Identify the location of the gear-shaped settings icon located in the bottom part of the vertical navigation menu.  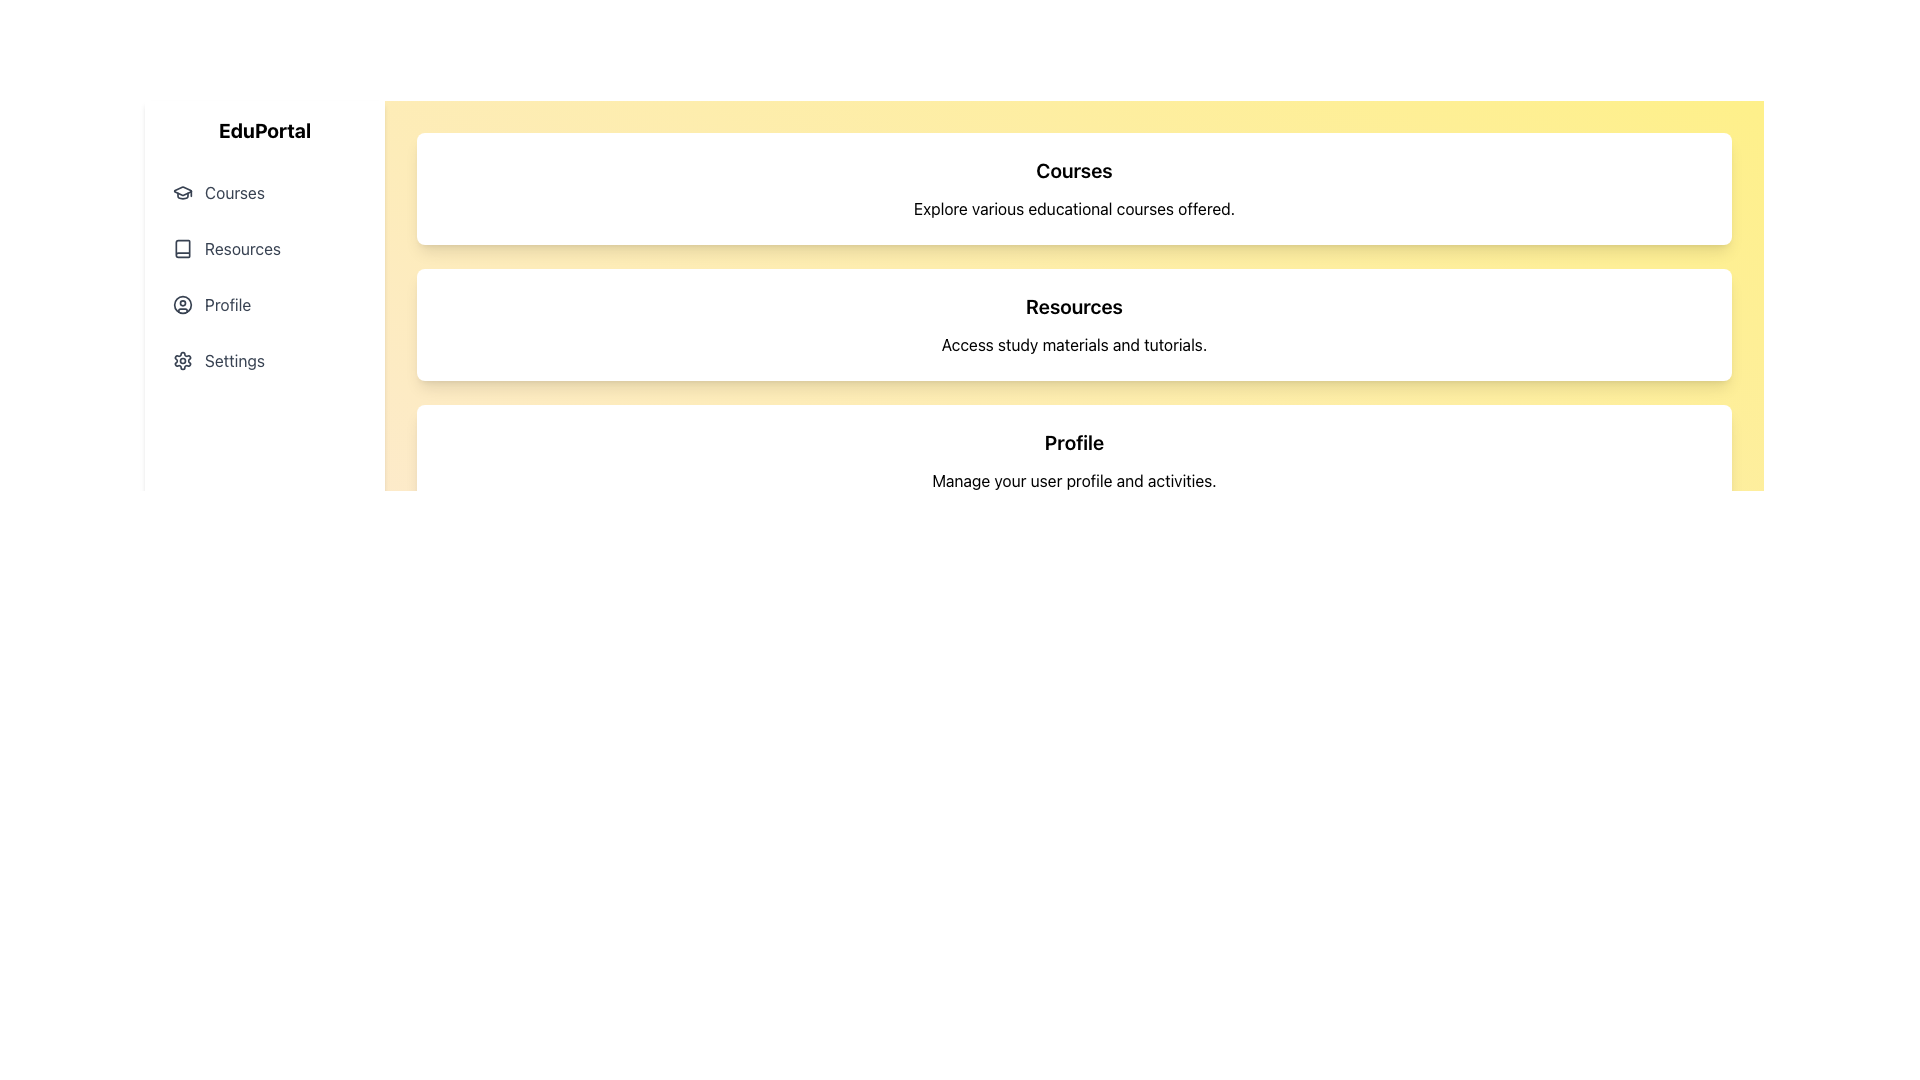
(182, 361).